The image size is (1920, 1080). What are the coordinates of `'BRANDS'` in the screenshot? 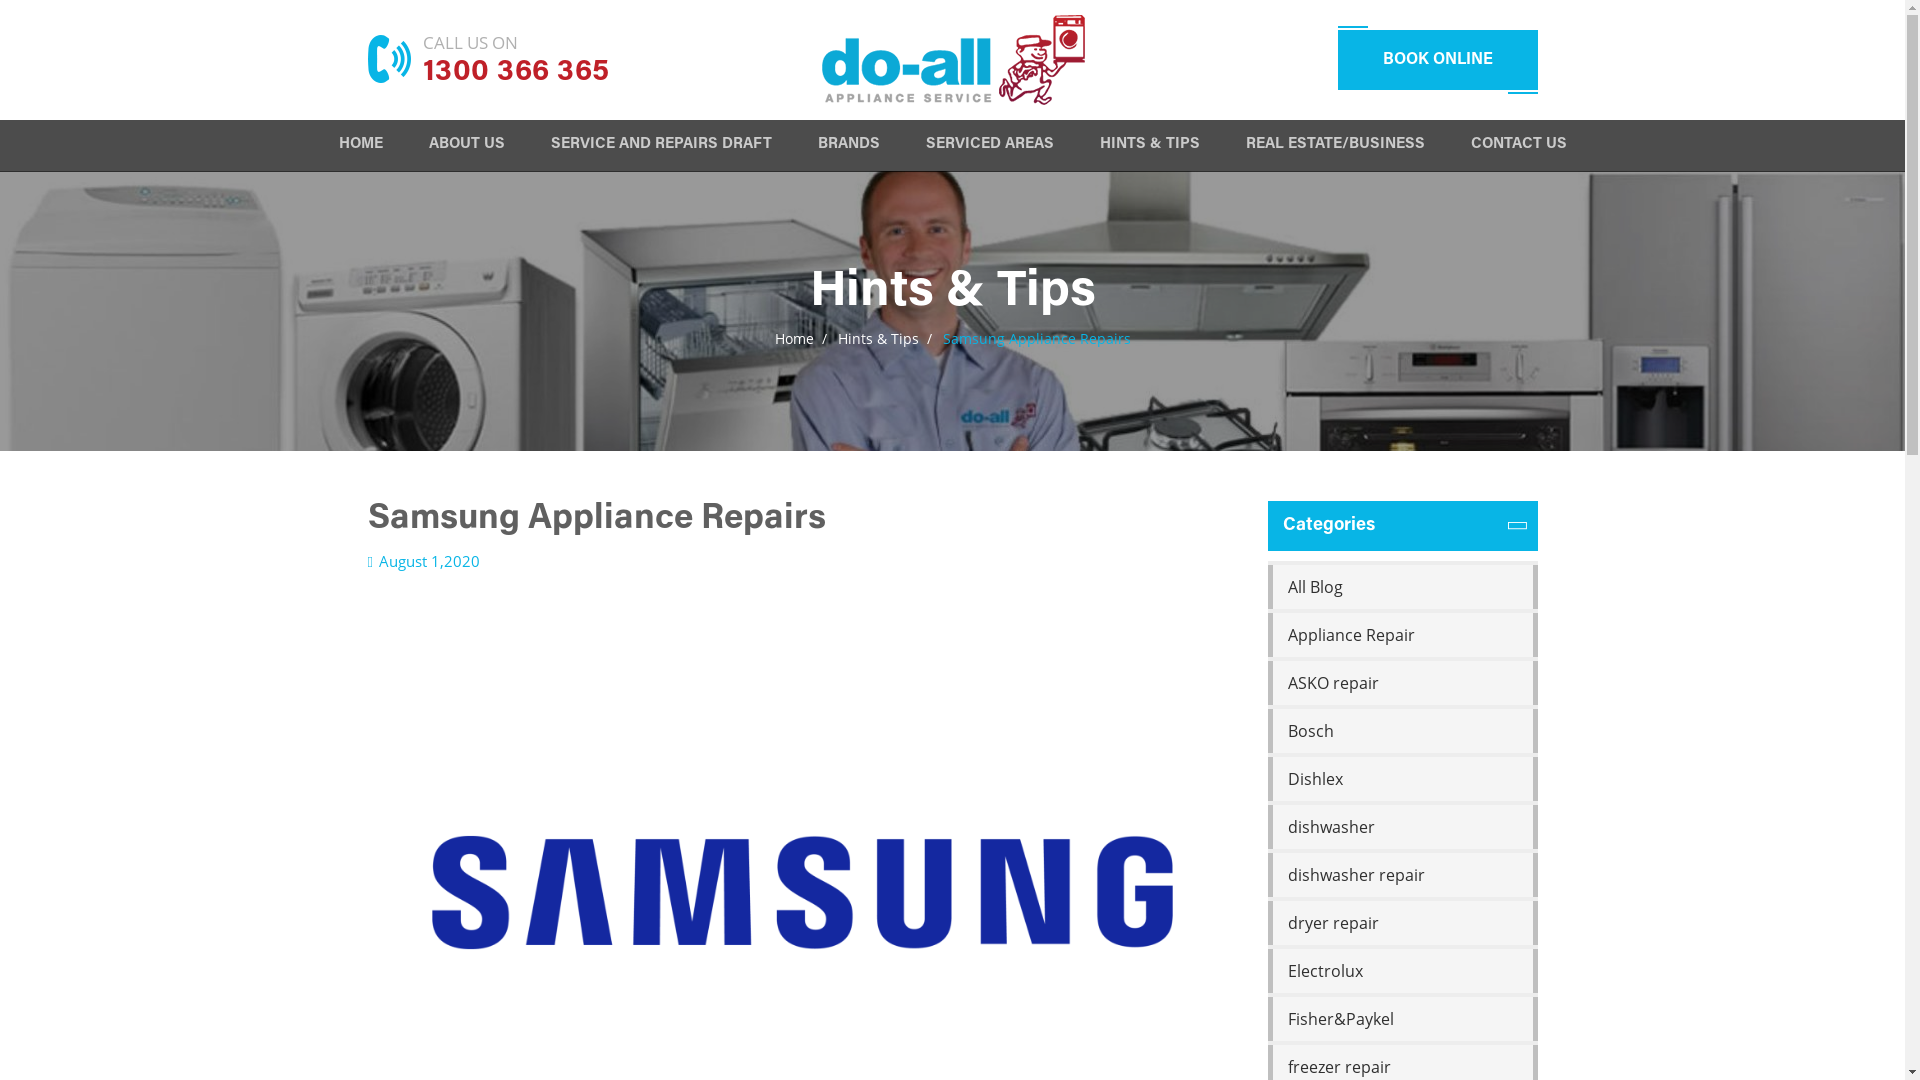 It's located at (849, 146).